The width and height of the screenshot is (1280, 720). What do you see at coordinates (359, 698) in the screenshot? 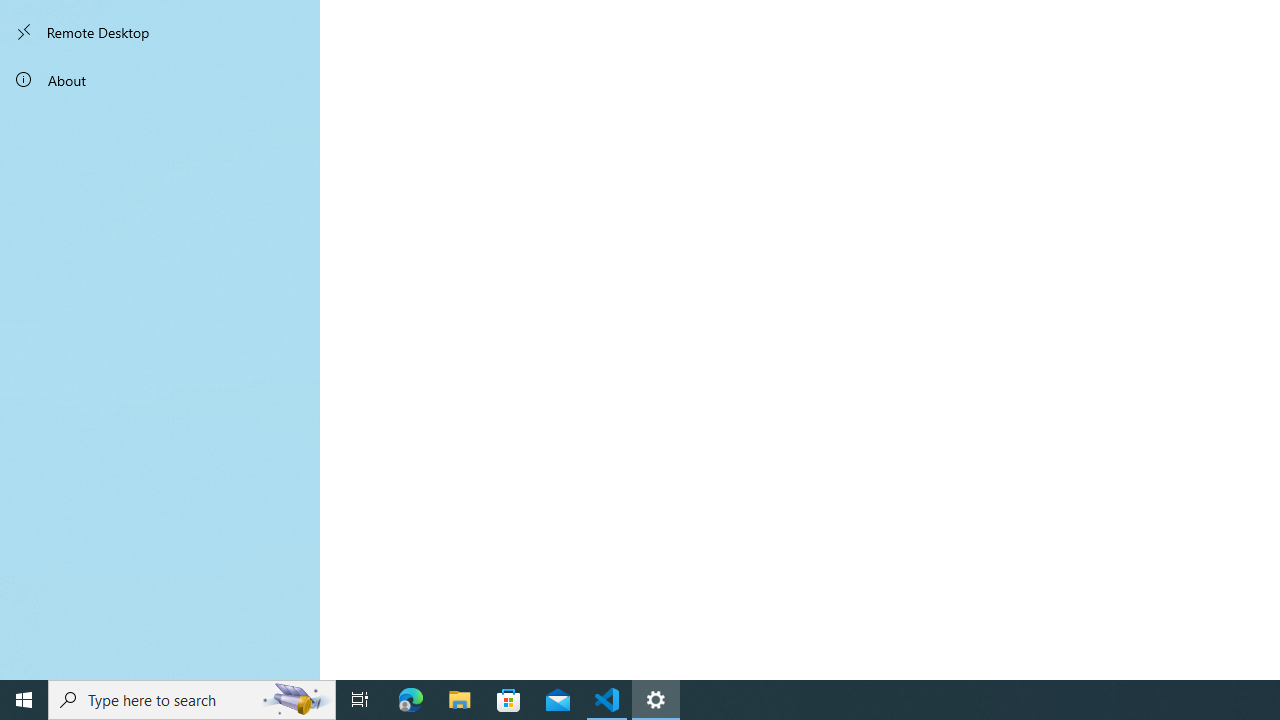
I see `'Task View'` at bounding box center [359, 698].